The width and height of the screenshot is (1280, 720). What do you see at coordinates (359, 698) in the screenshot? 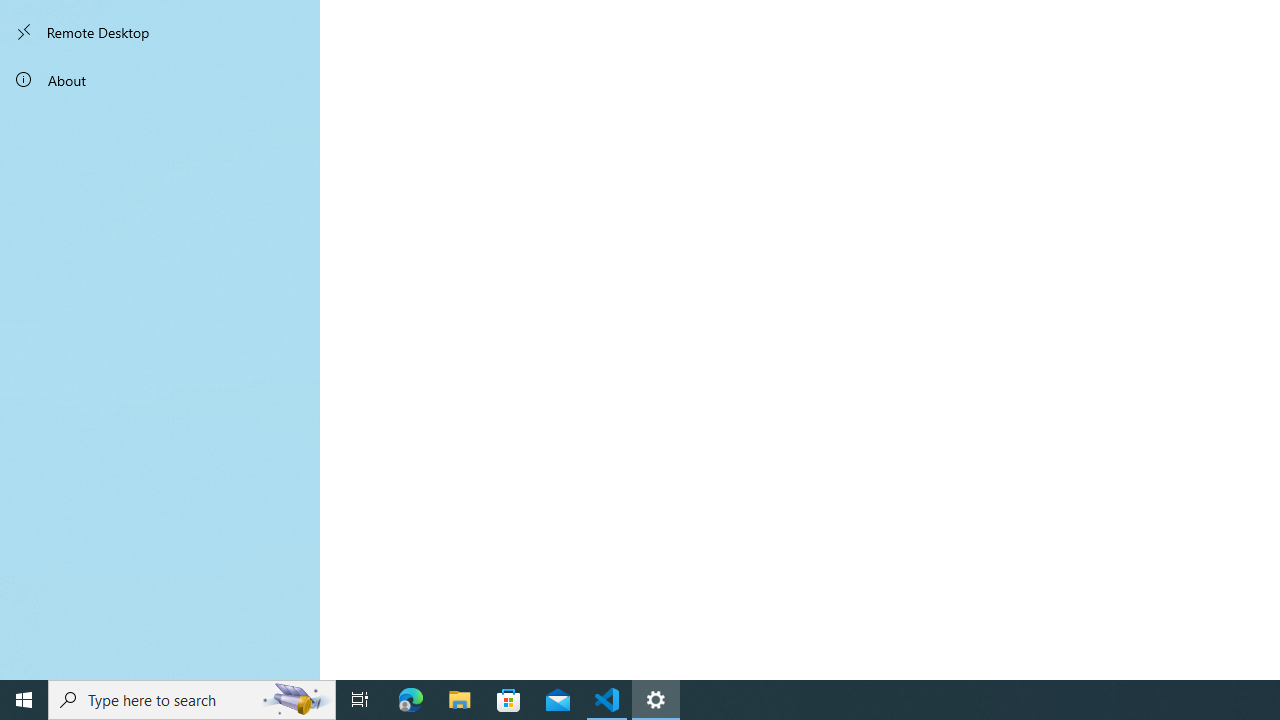
I see `'Task View'` at bounding box center [359, 698].